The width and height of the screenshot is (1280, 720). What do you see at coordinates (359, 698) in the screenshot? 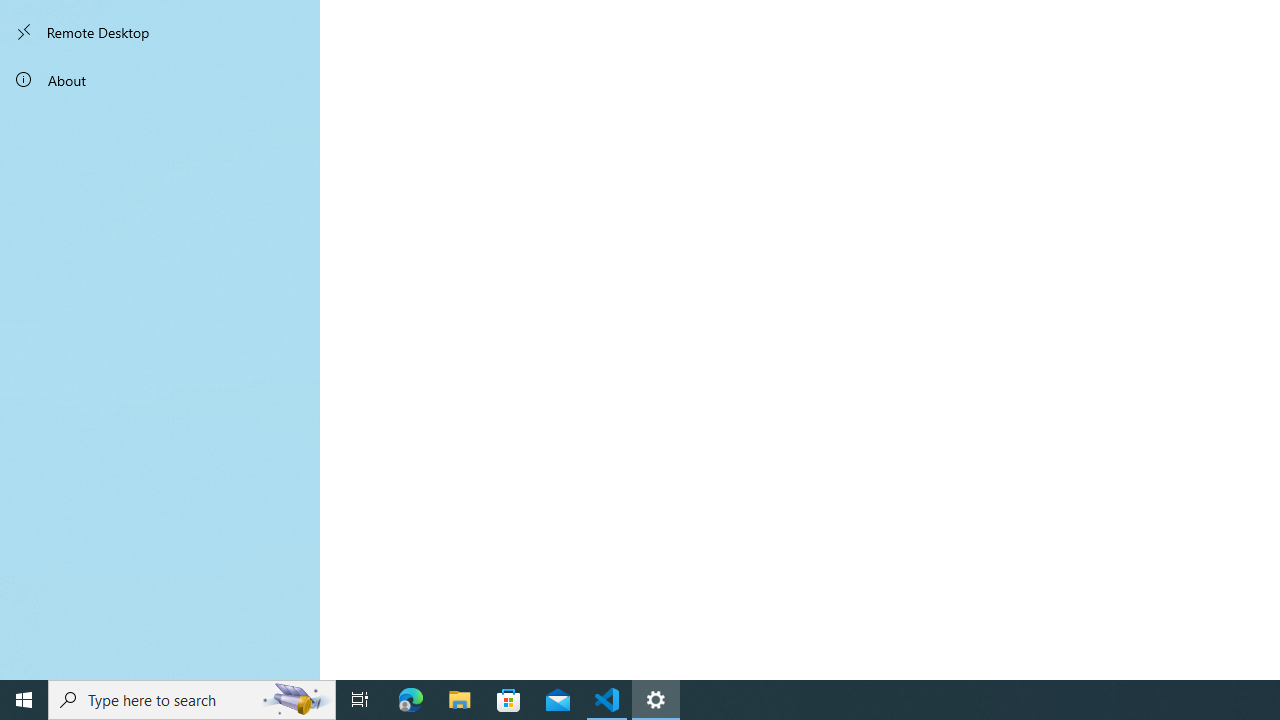
I see `'Task View'` at bounding box center [359, 698].